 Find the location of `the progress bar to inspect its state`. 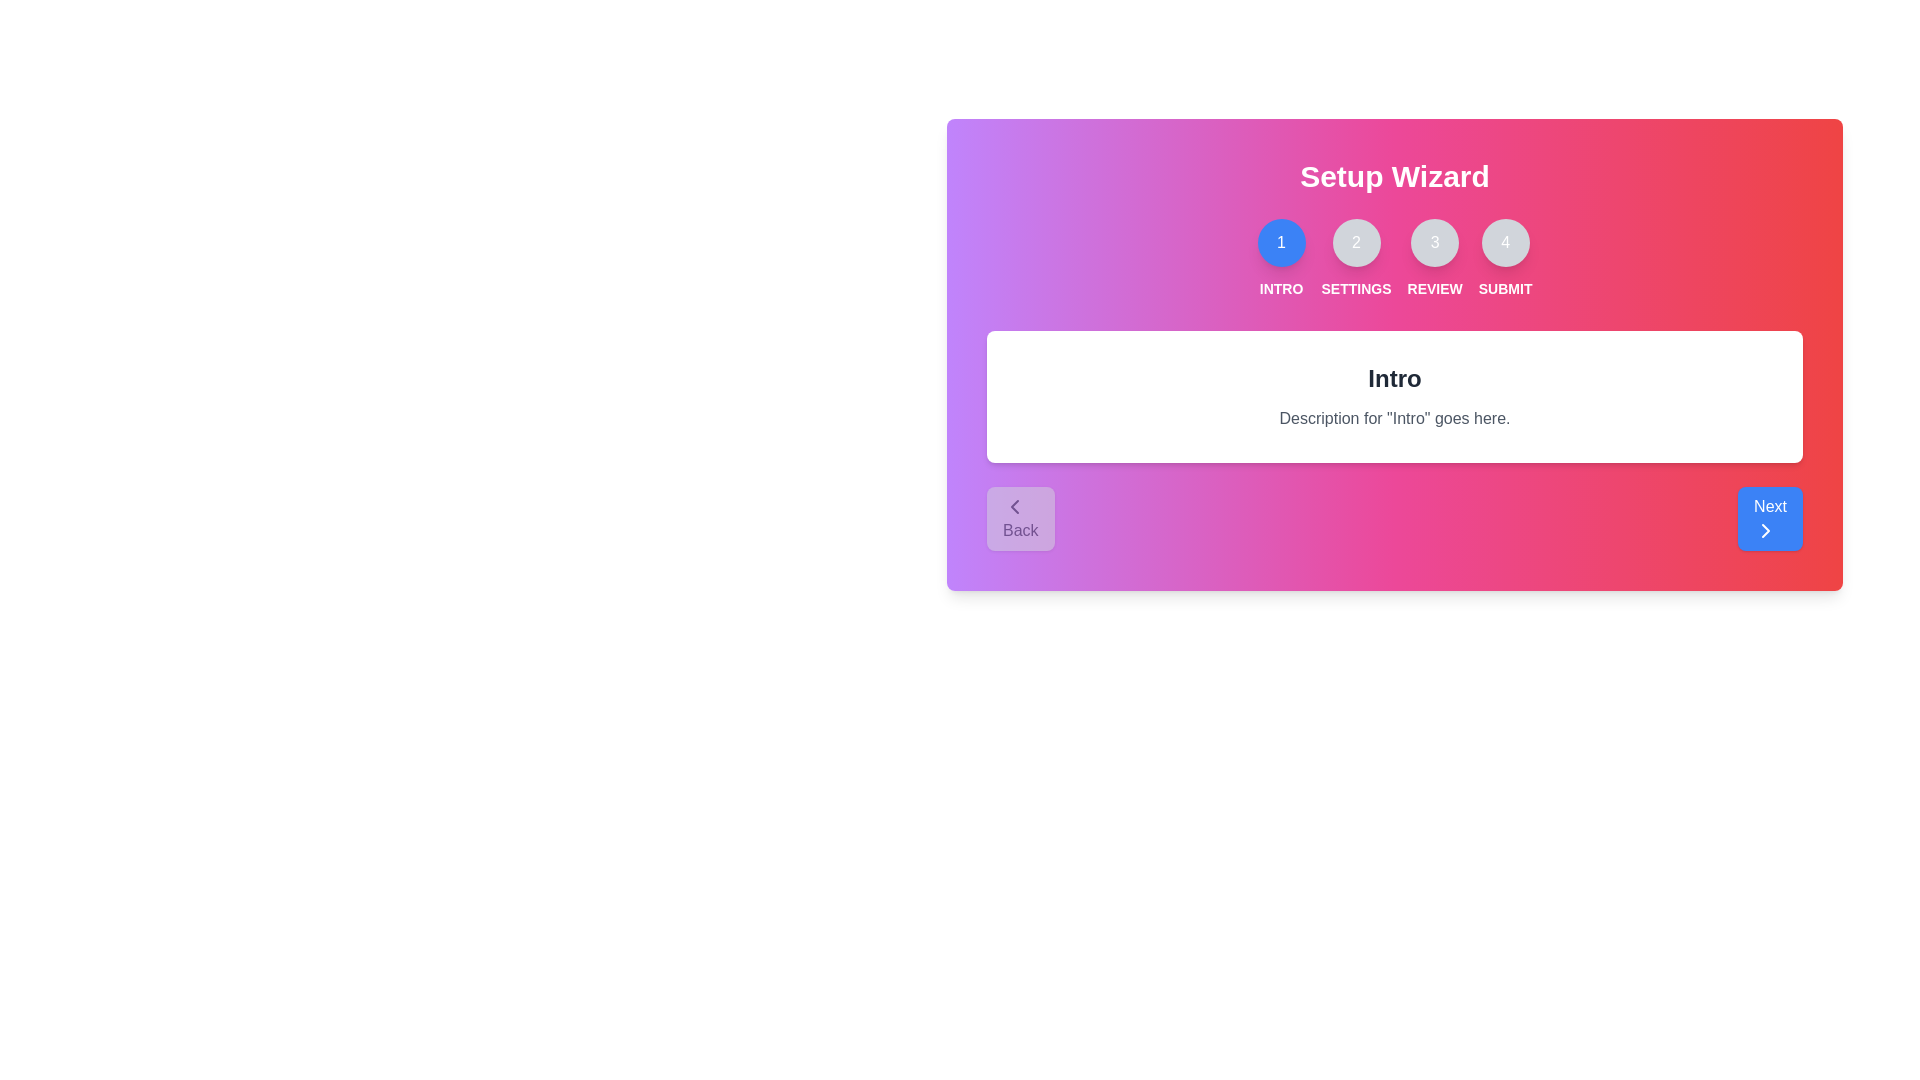

the progress bar to inspect its state is located at coordinates (1337, 244).